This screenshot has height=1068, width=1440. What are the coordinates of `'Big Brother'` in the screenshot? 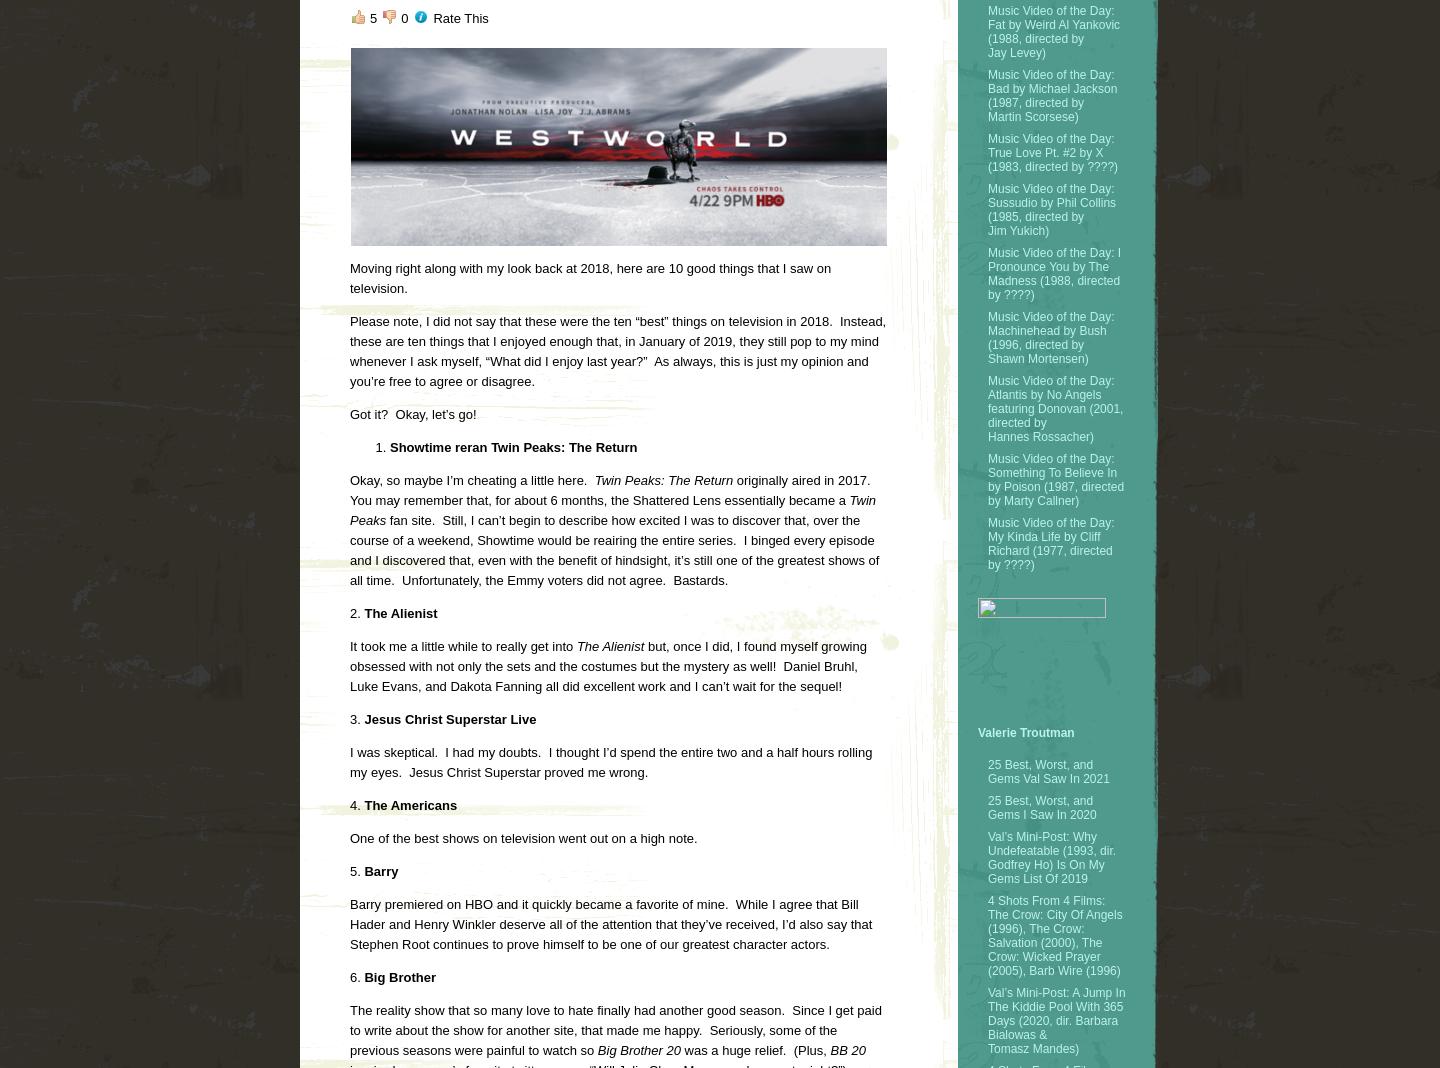 It's located at (360, 977).